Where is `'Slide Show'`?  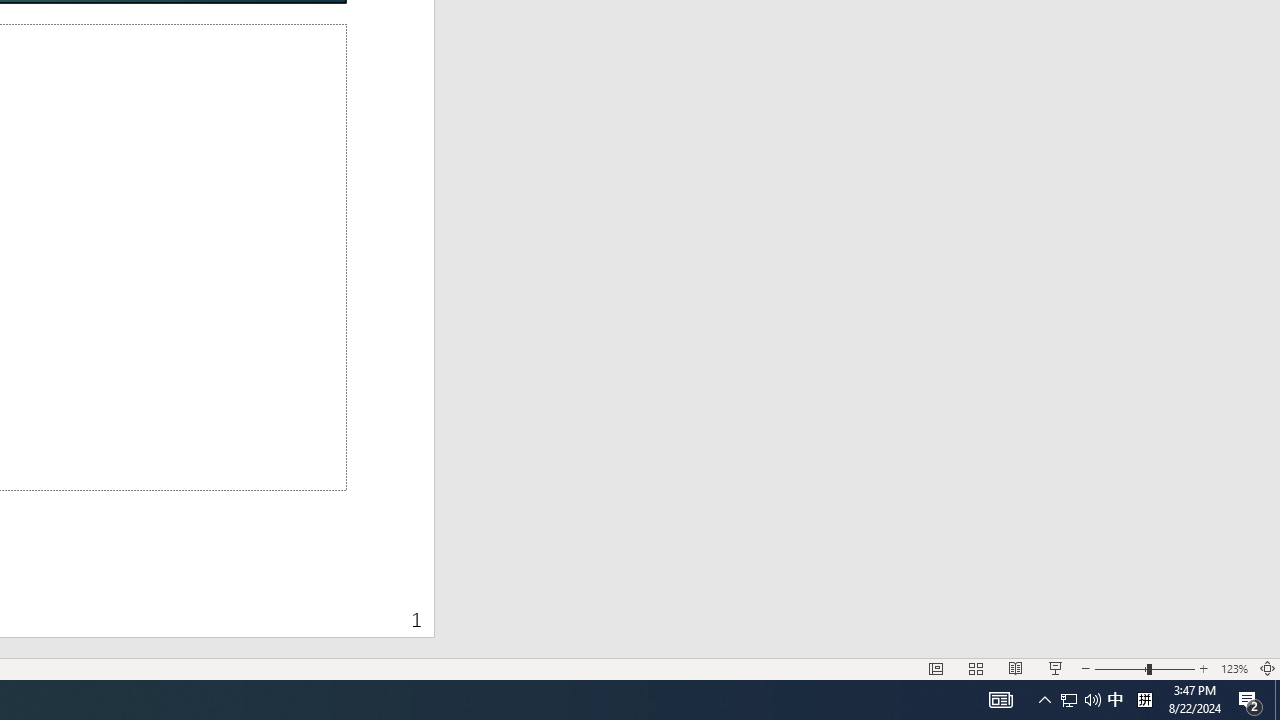 'Slide Show' is located at coordinates (1055, 669).